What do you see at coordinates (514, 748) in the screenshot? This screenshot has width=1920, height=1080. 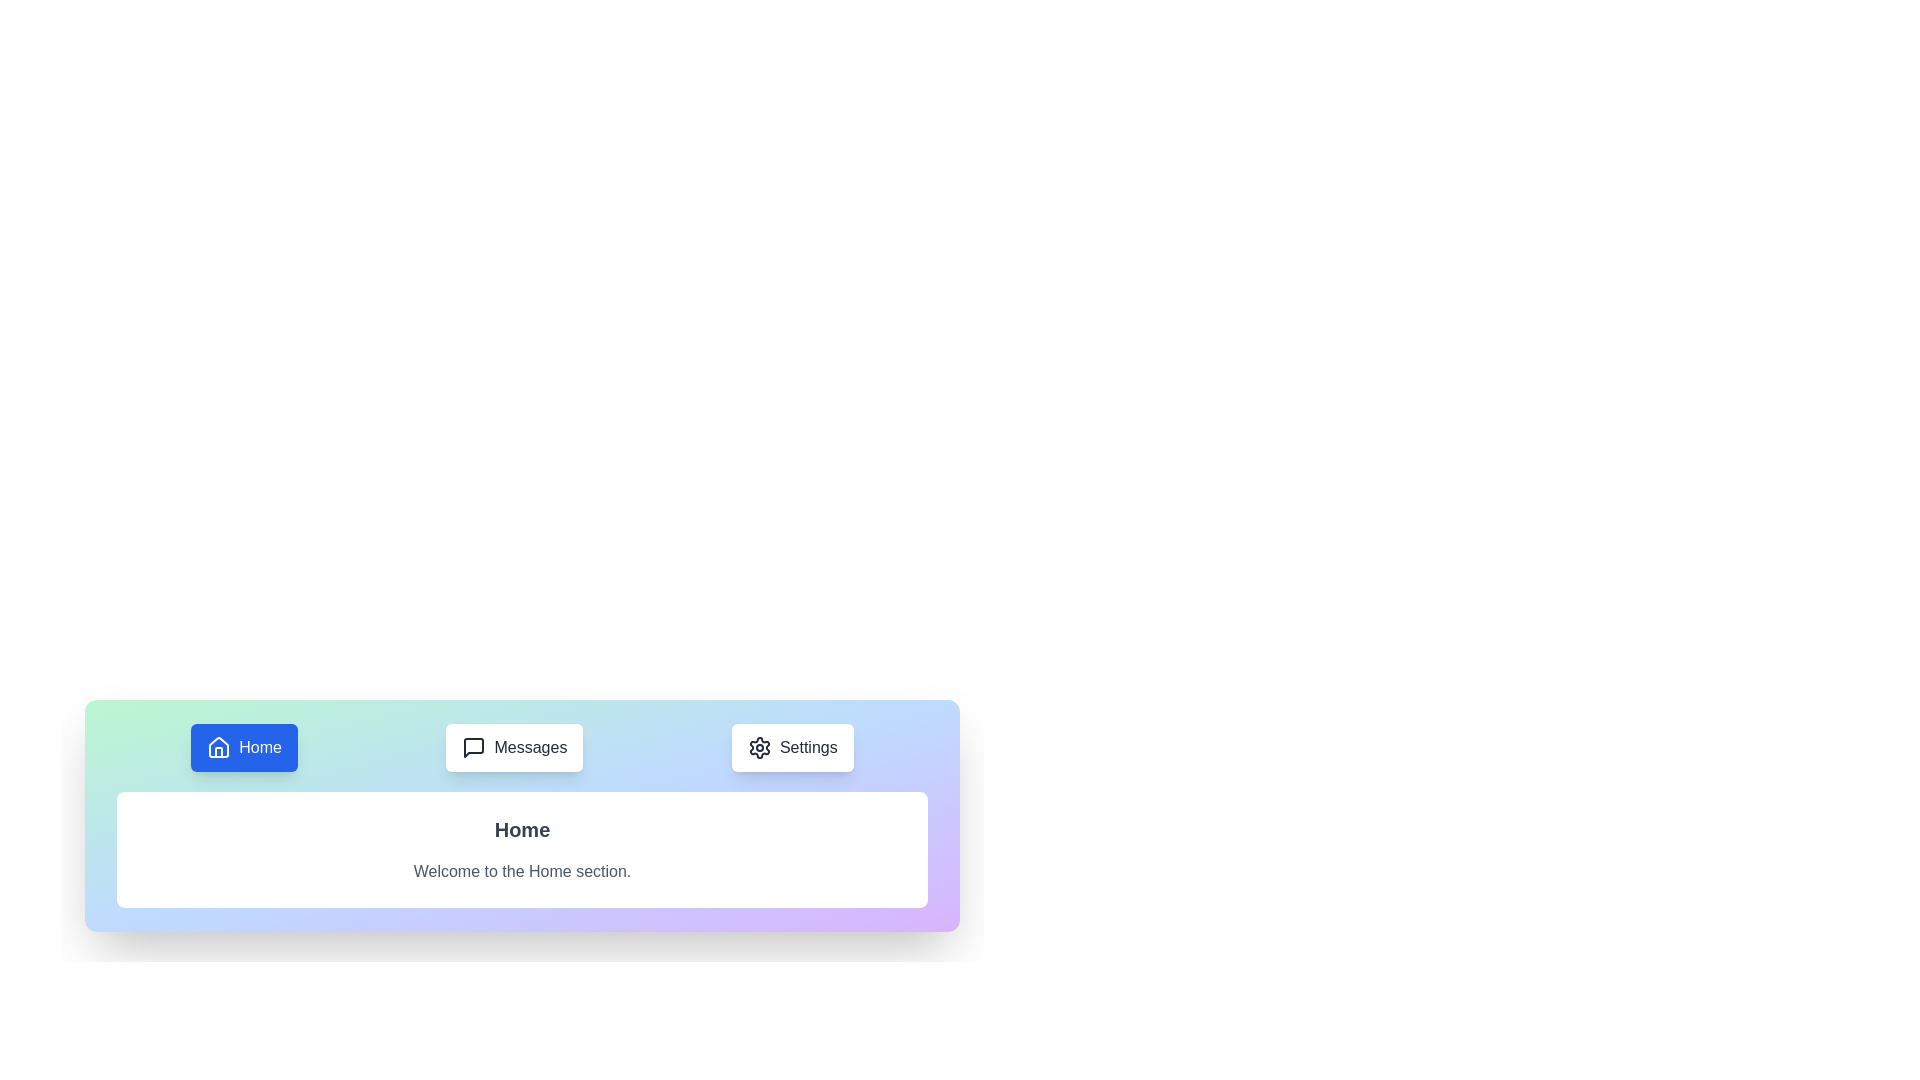 I see `the tab labeled Messages to select it` at bounding box center [514, 748].